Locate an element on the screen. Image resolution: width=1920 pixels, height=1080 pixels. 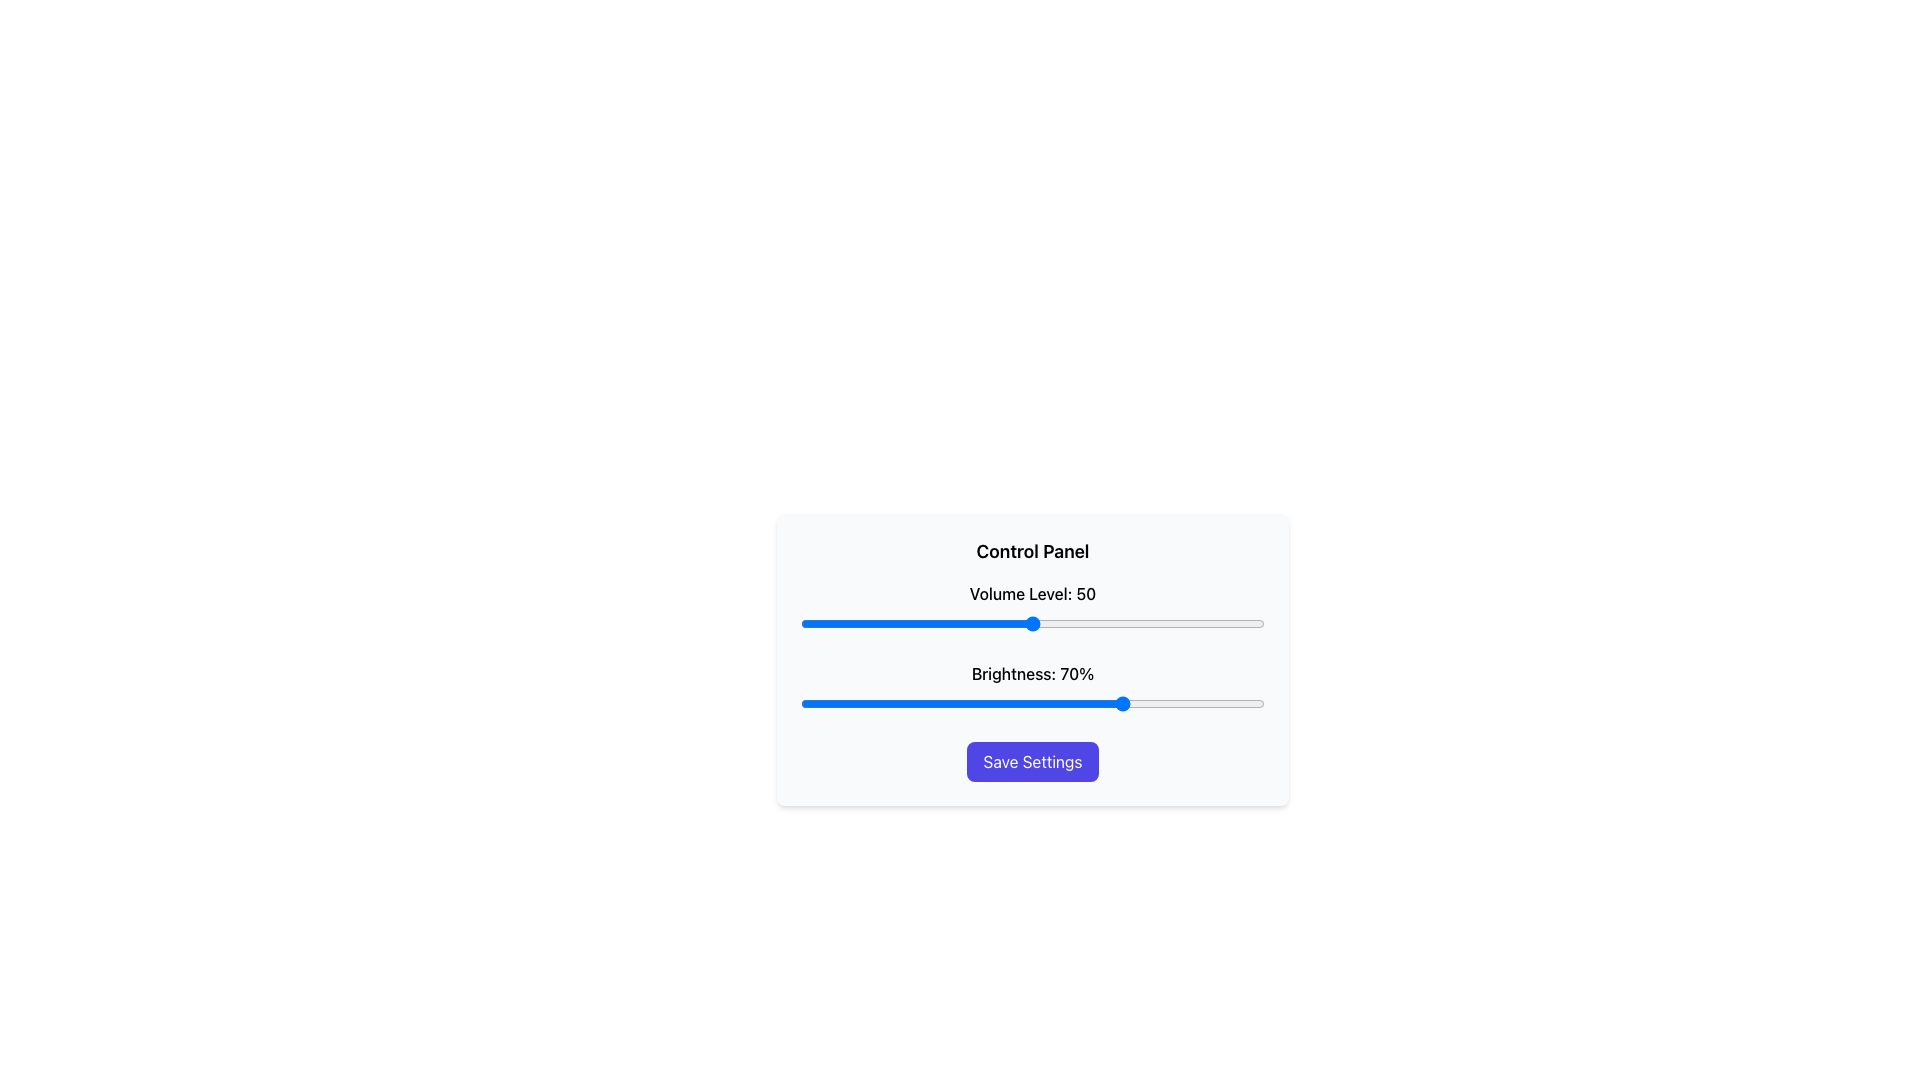
the Range slider located below the 'Volume Level: 50' label in the 'Control Panel' to potentially display a tooltip is located at coordinates (1032, 623).